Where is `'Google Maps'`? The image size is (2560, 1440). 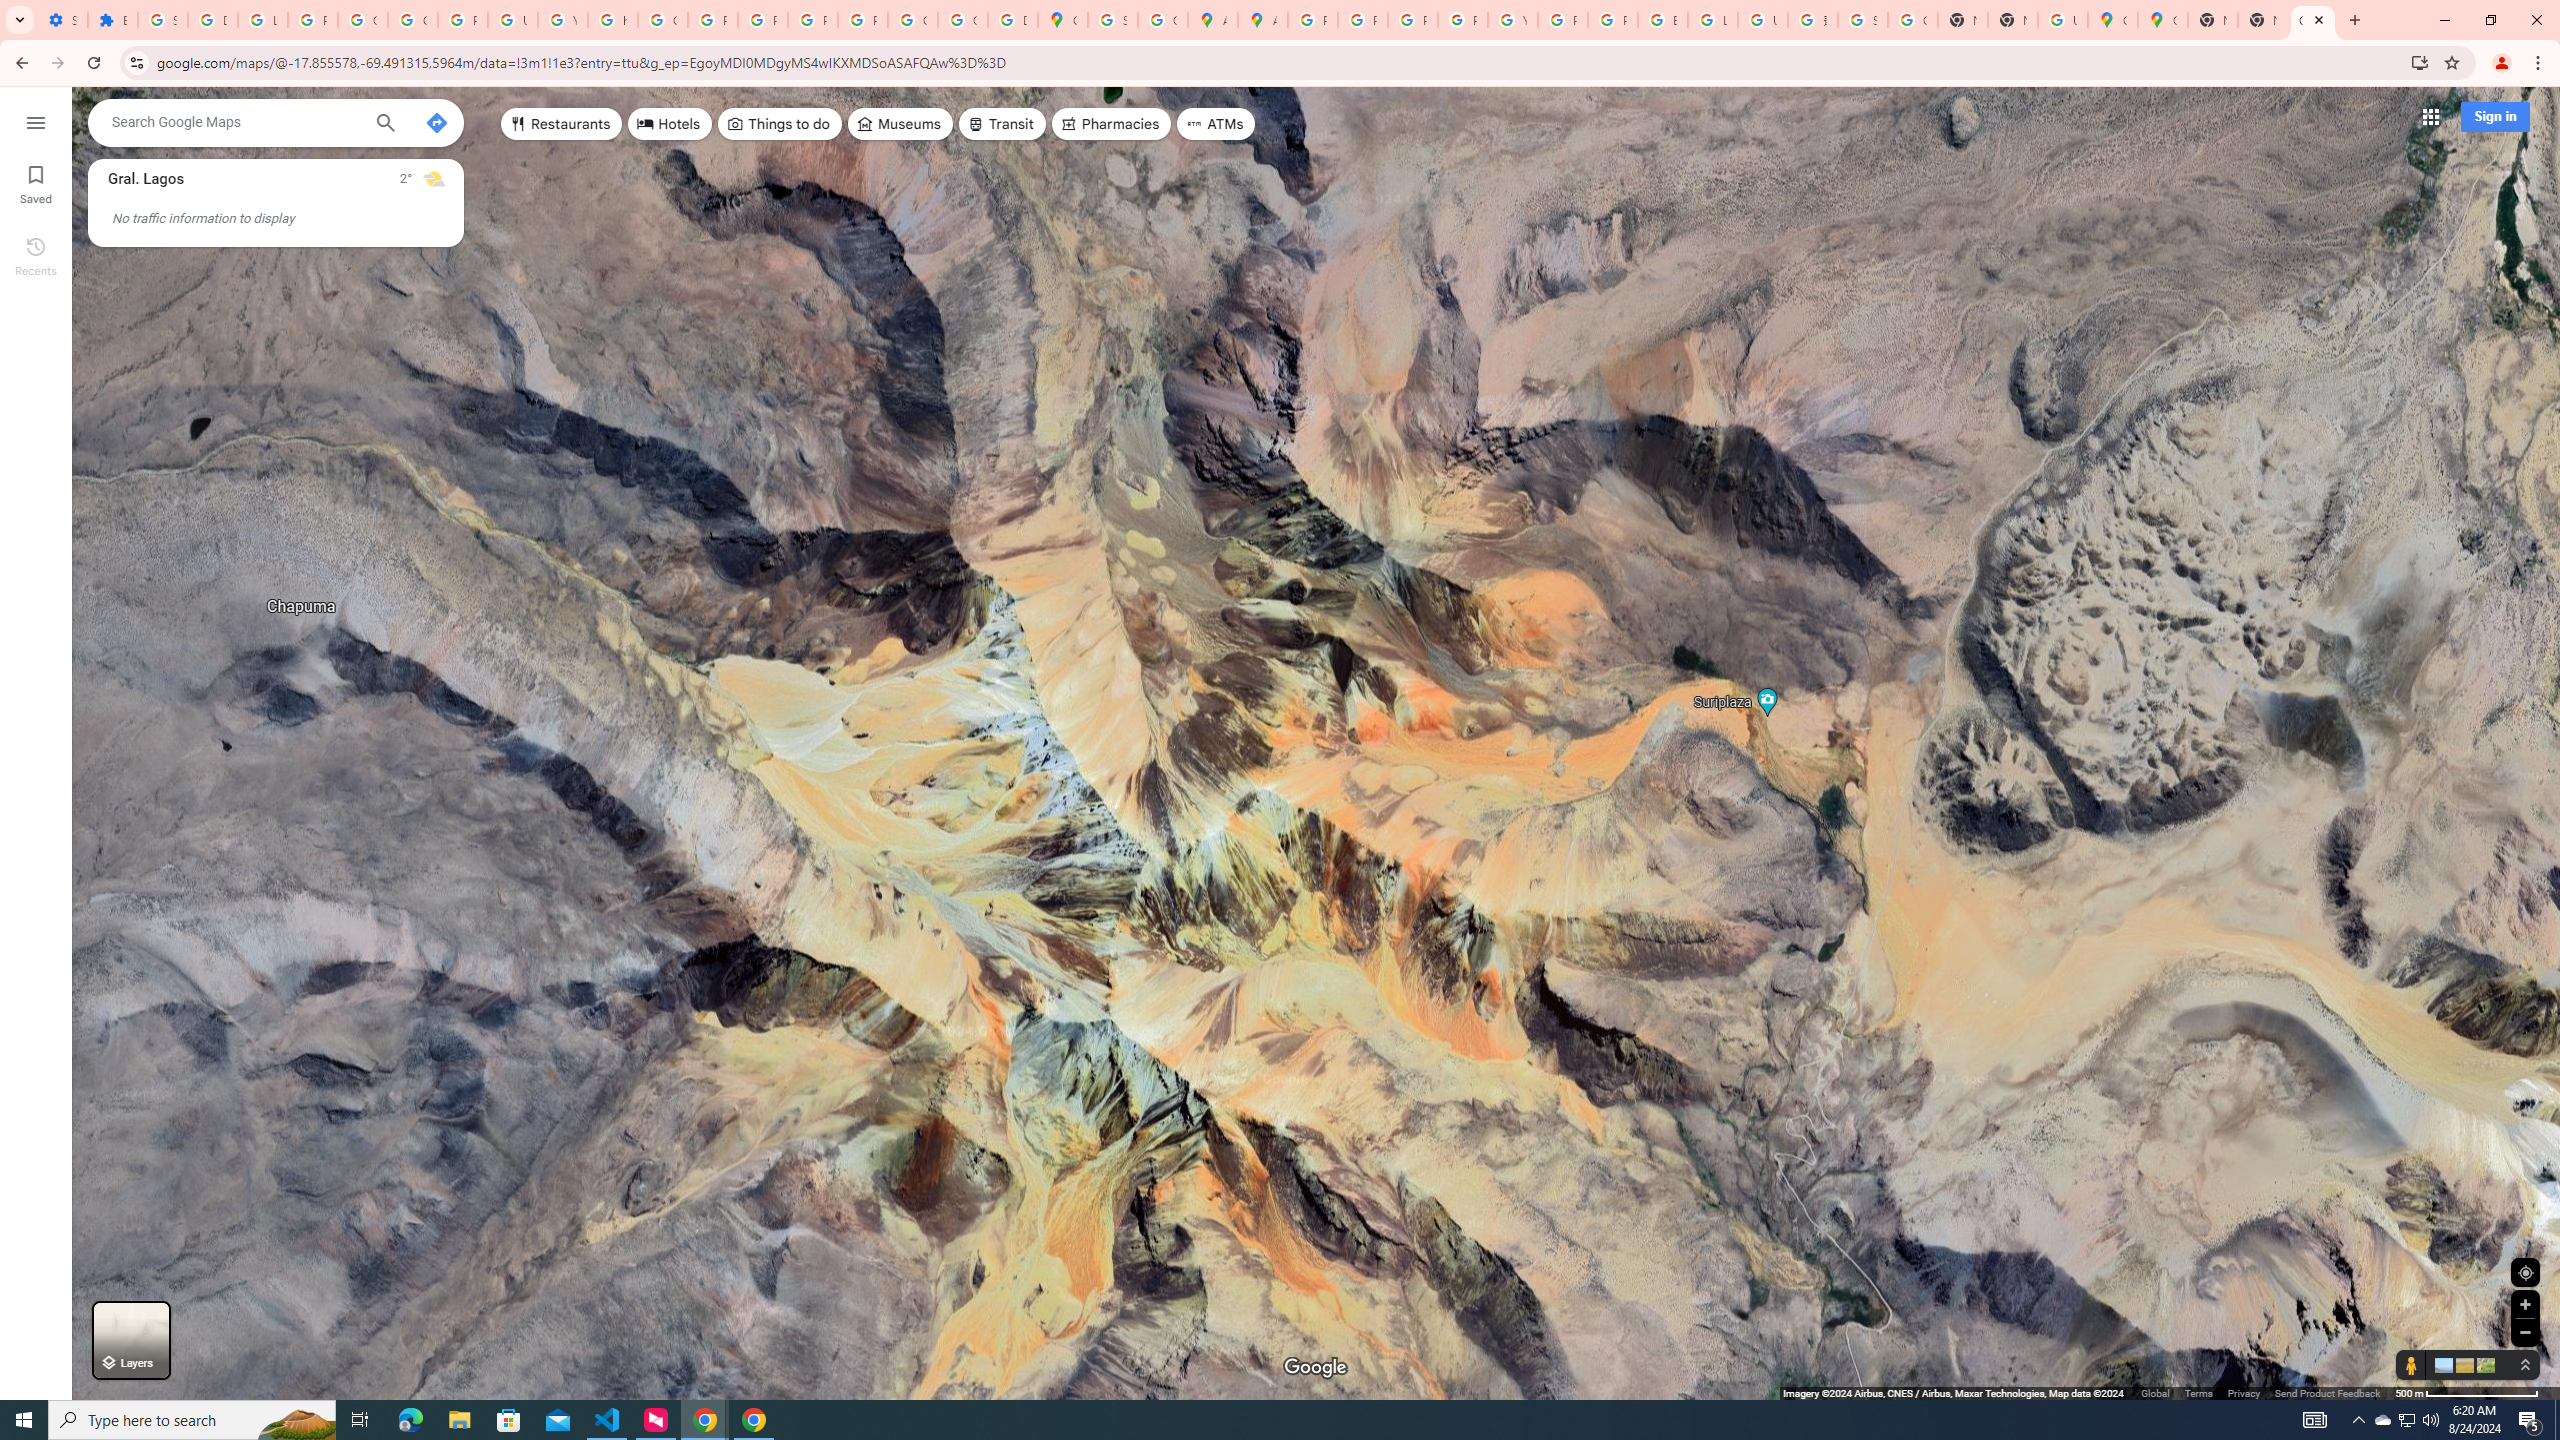
'Google Maps' is located at coordinates (2162, 19).